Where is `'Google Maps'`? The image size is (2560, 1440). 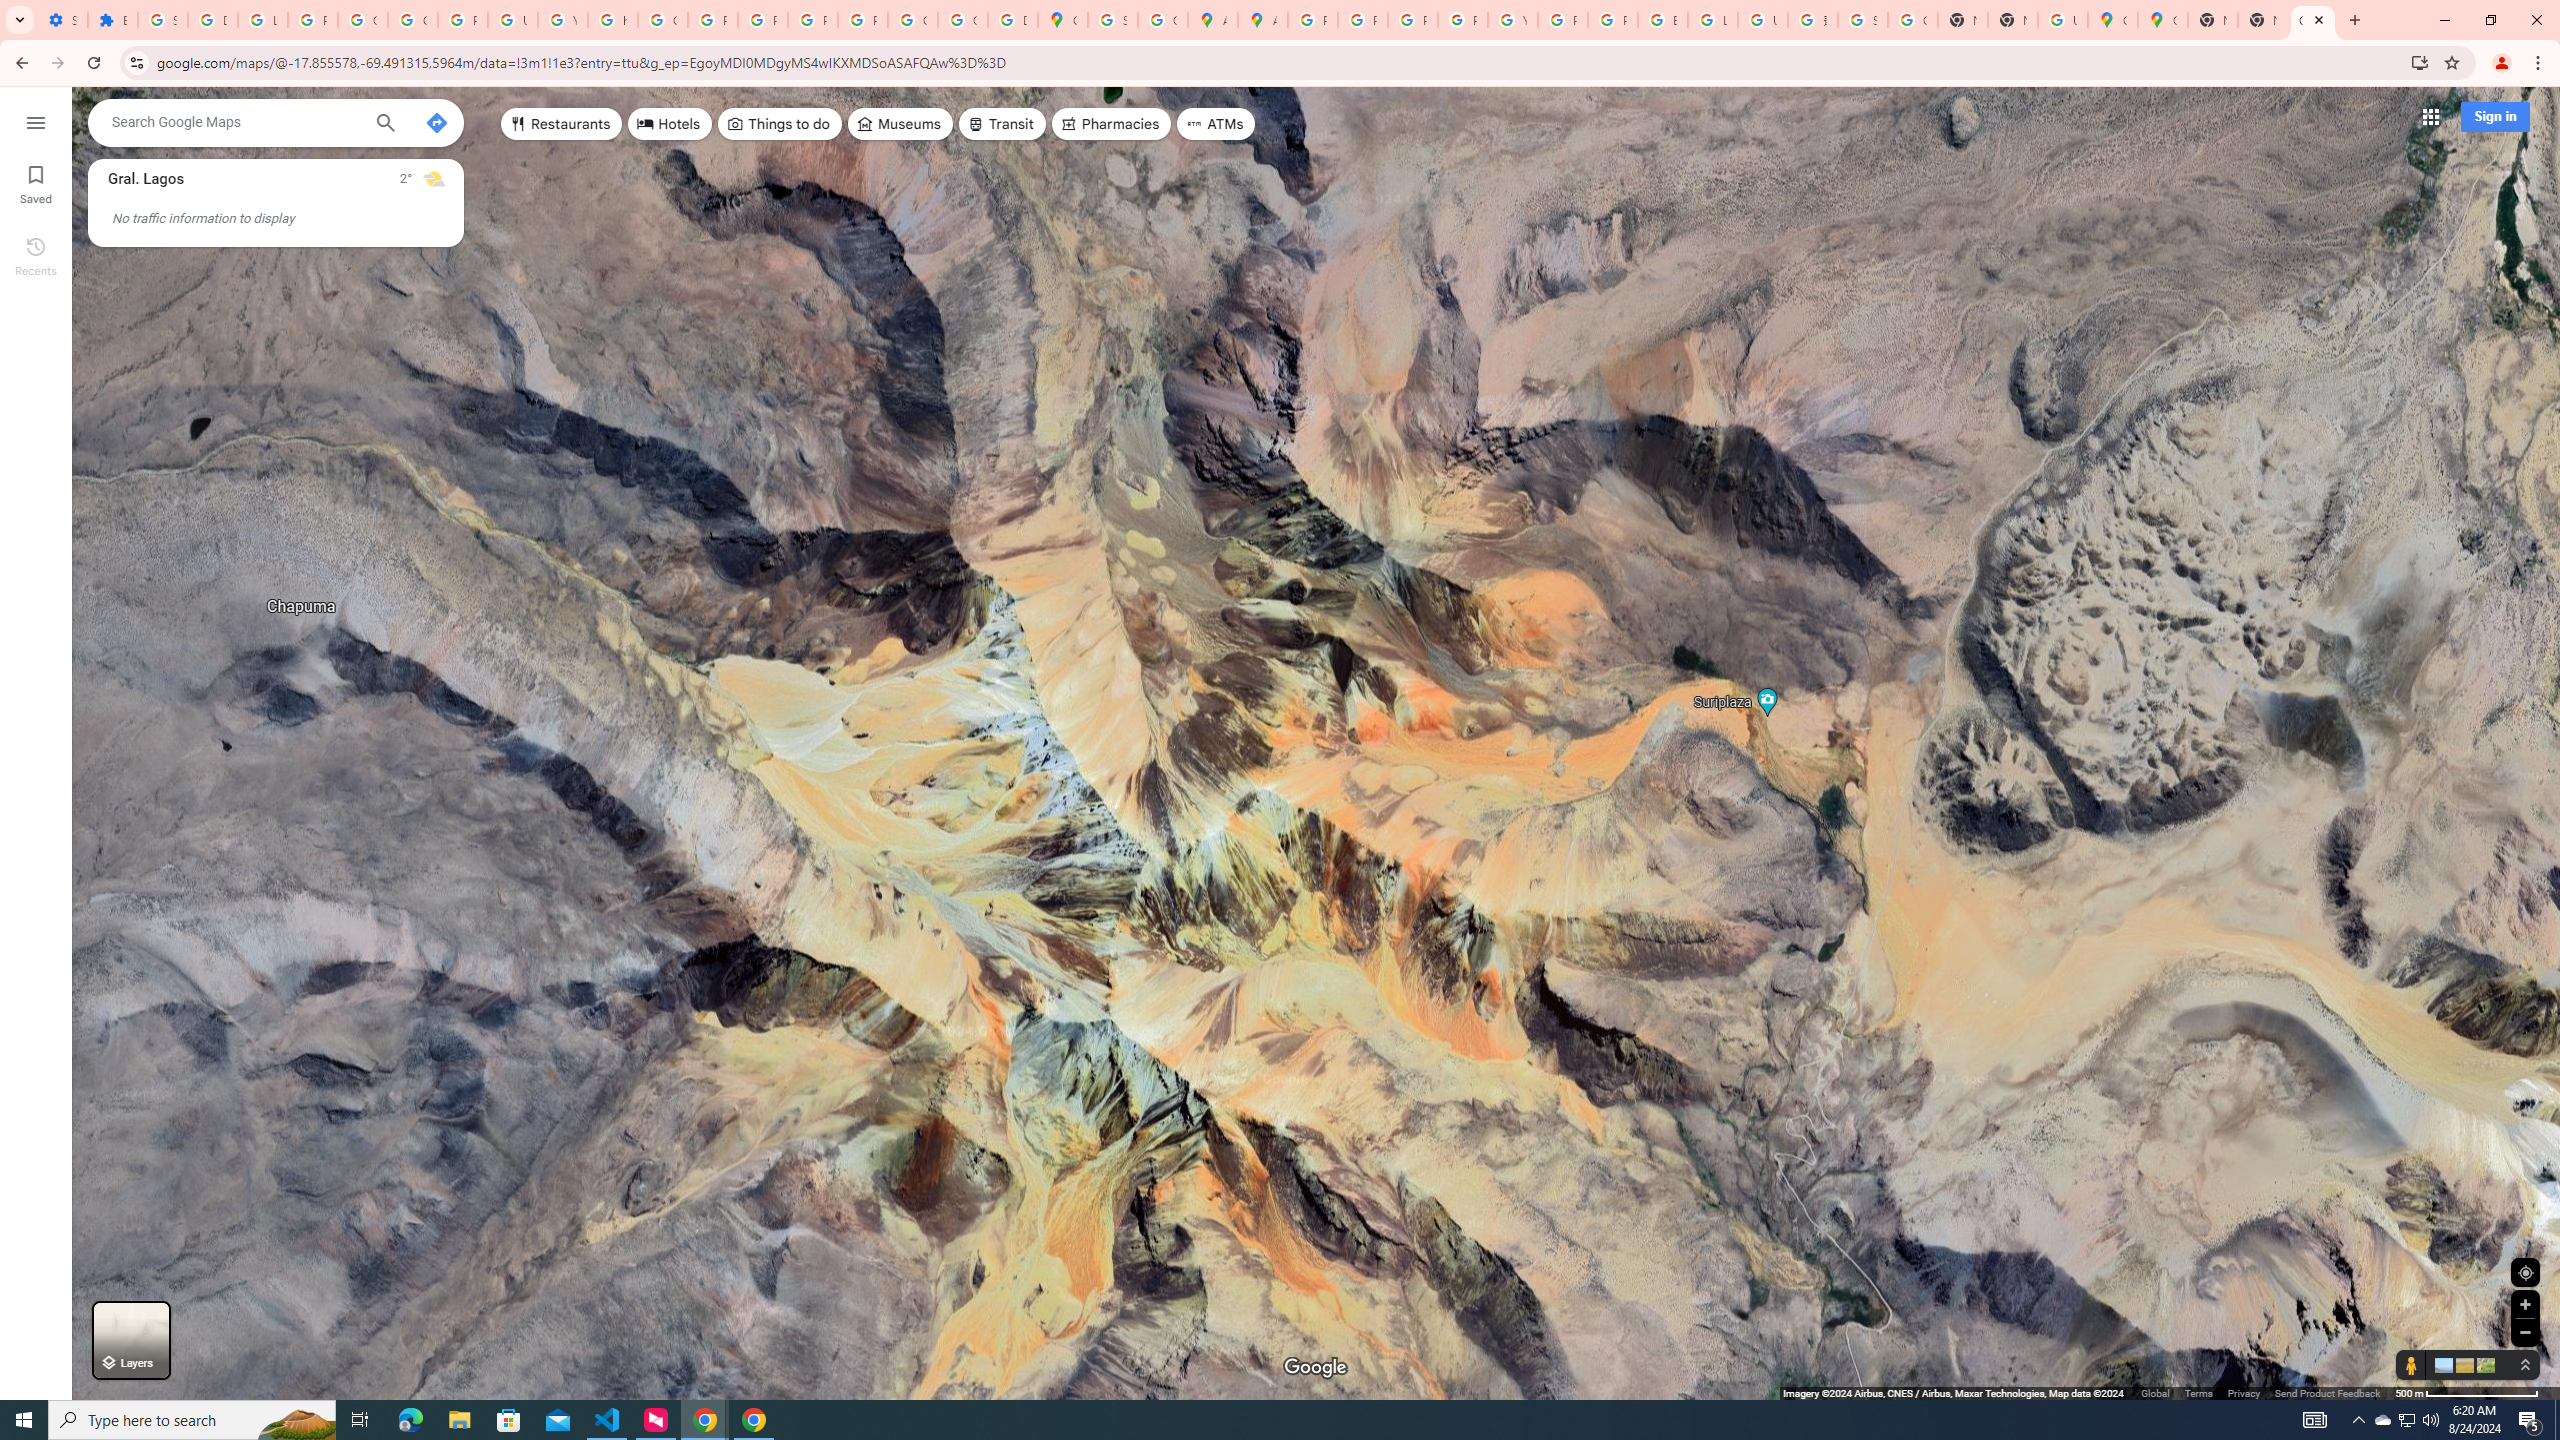
'Google Maps' is located at coordinates (2162, 19).